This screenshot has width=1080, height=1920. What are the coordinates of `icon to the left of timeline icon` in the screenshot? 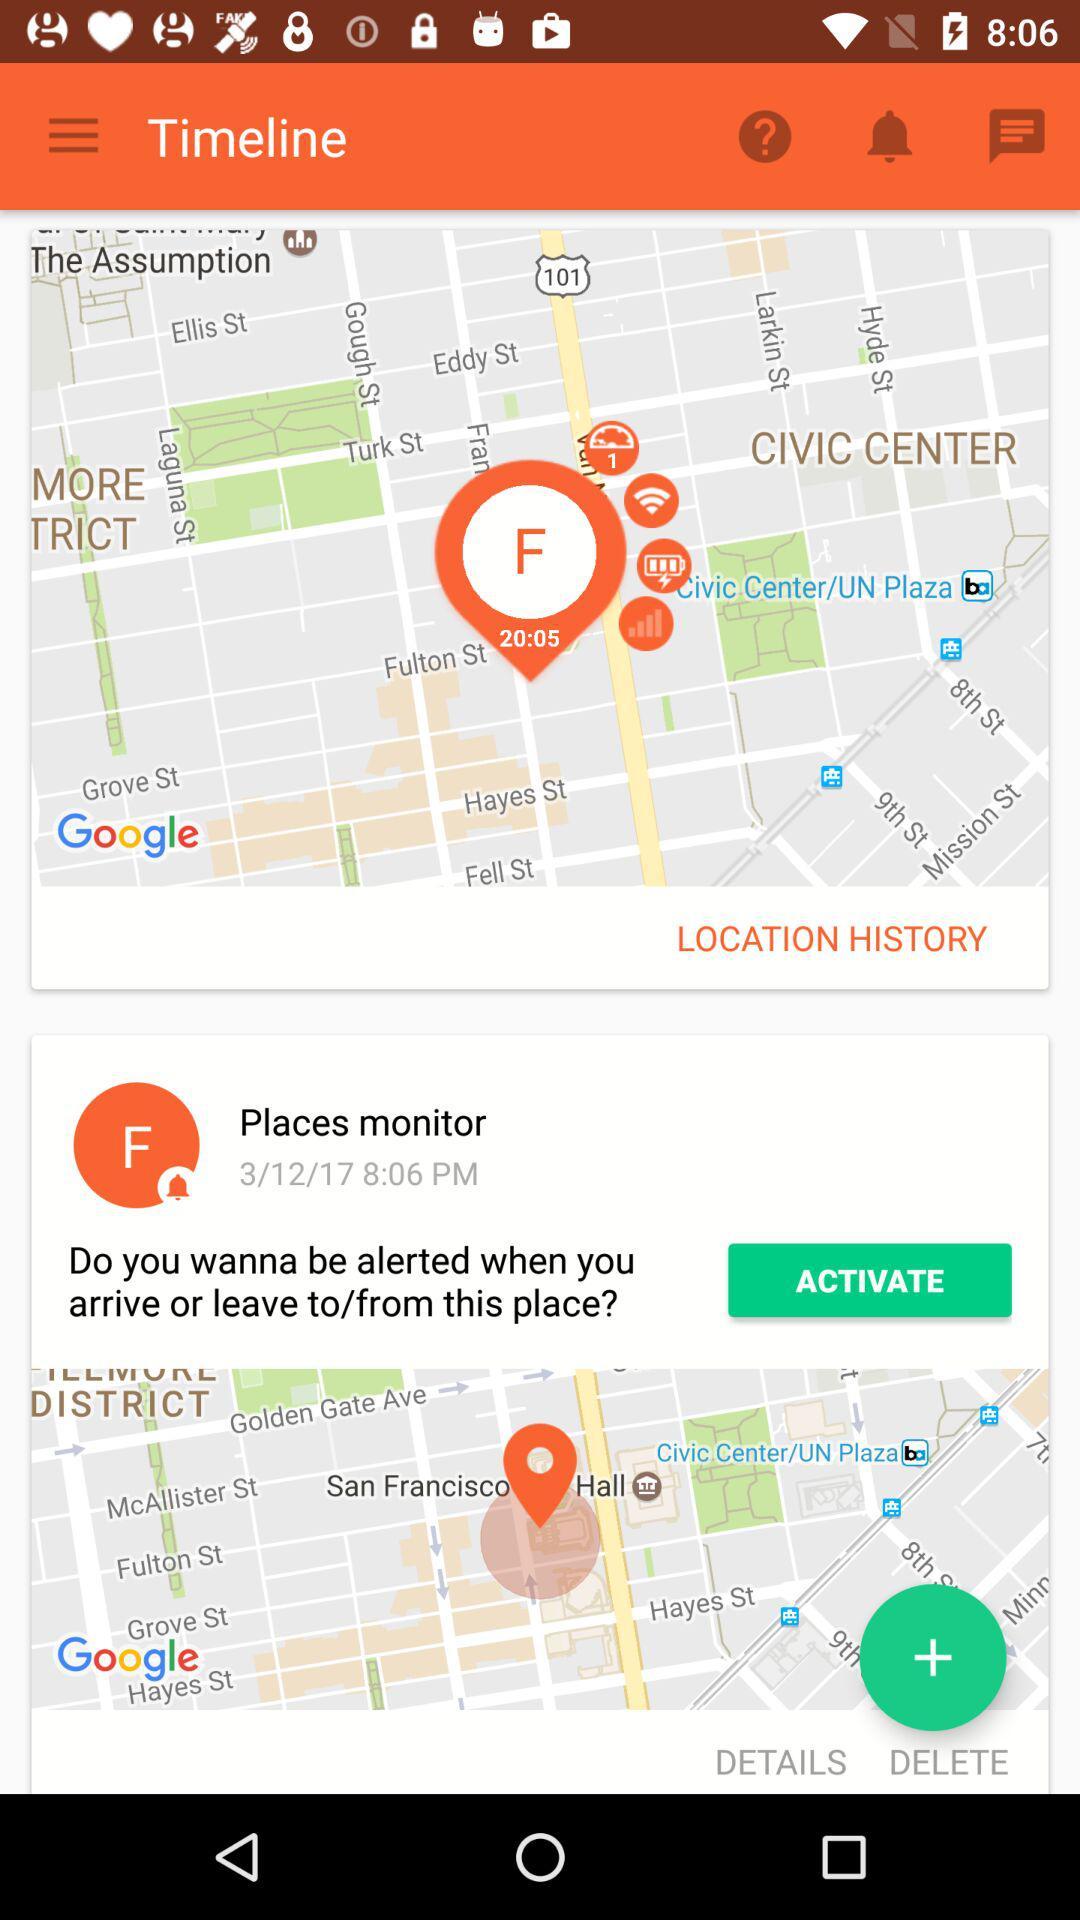 It's located at (72, 135).